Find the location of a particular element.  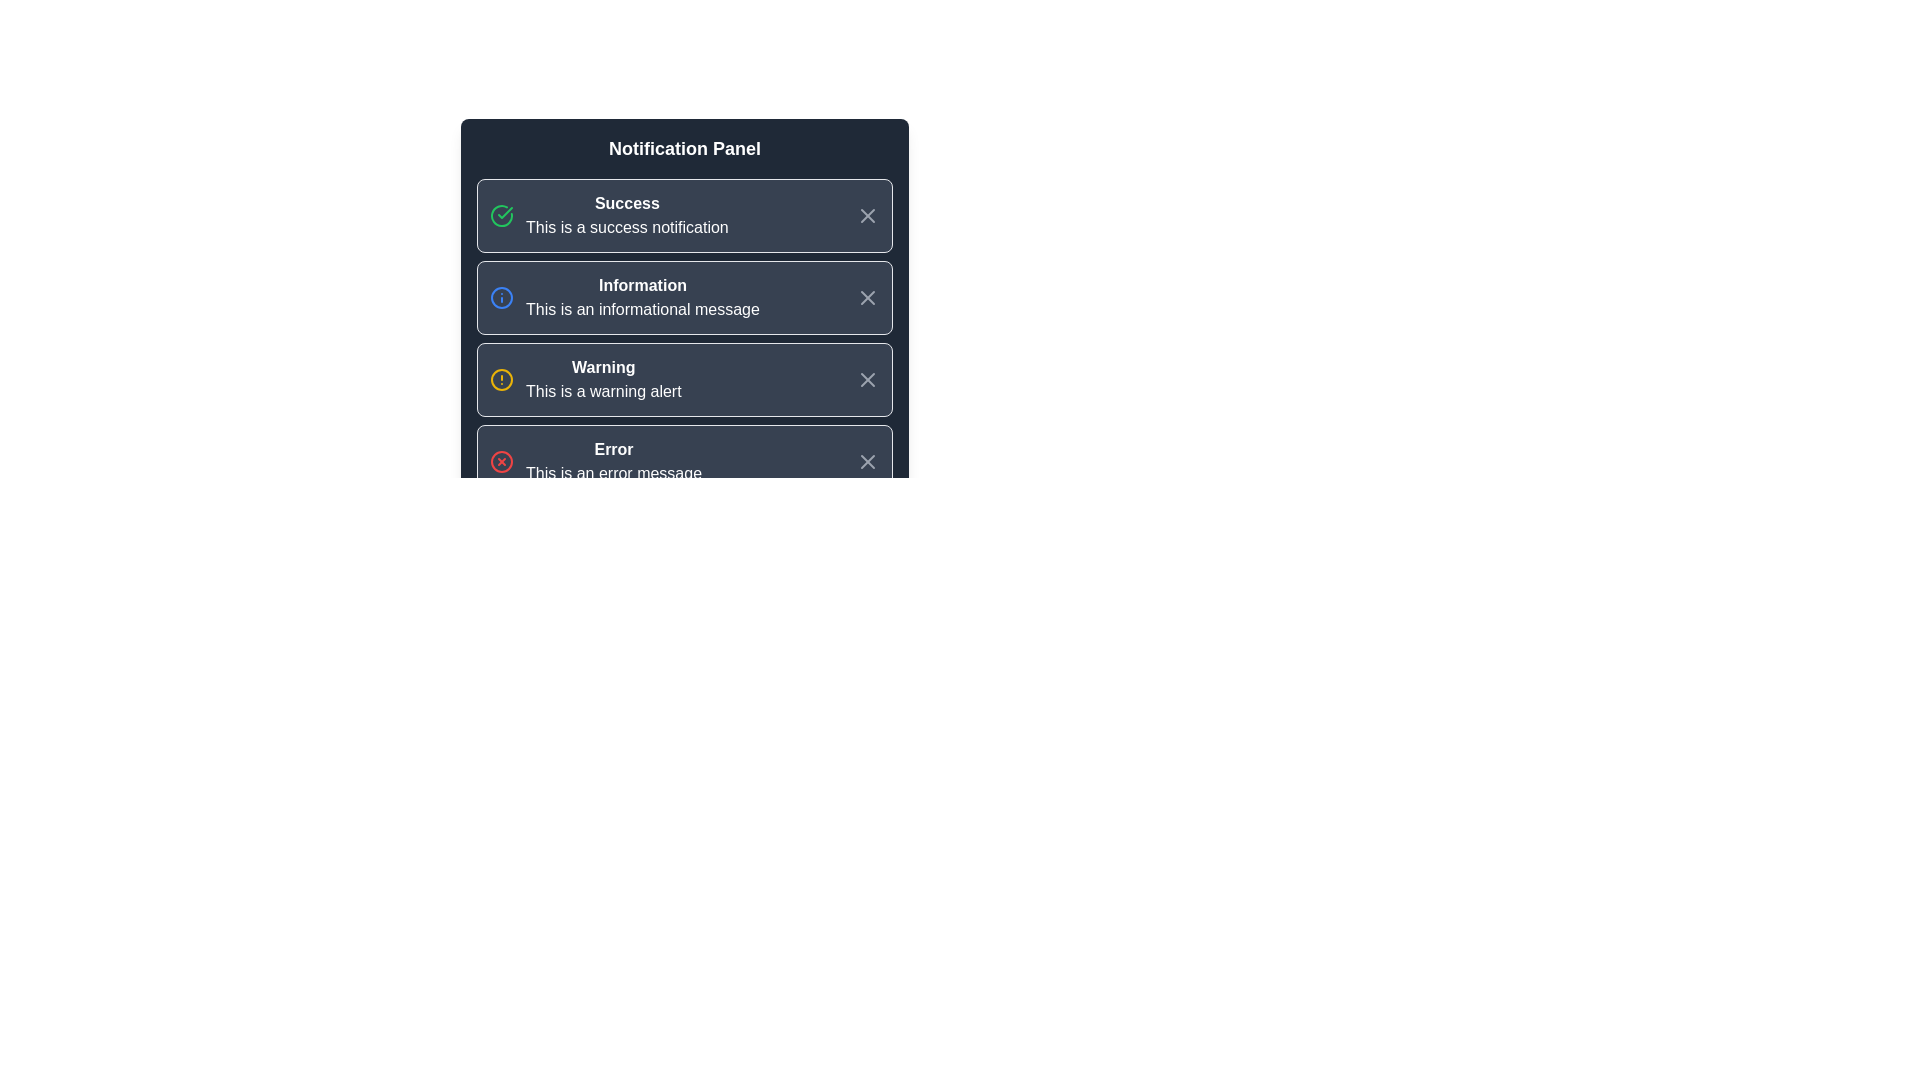

the 'Error' notification alert box, which features a bolded heading and a descriptive text is located at coordinates (613, 462).